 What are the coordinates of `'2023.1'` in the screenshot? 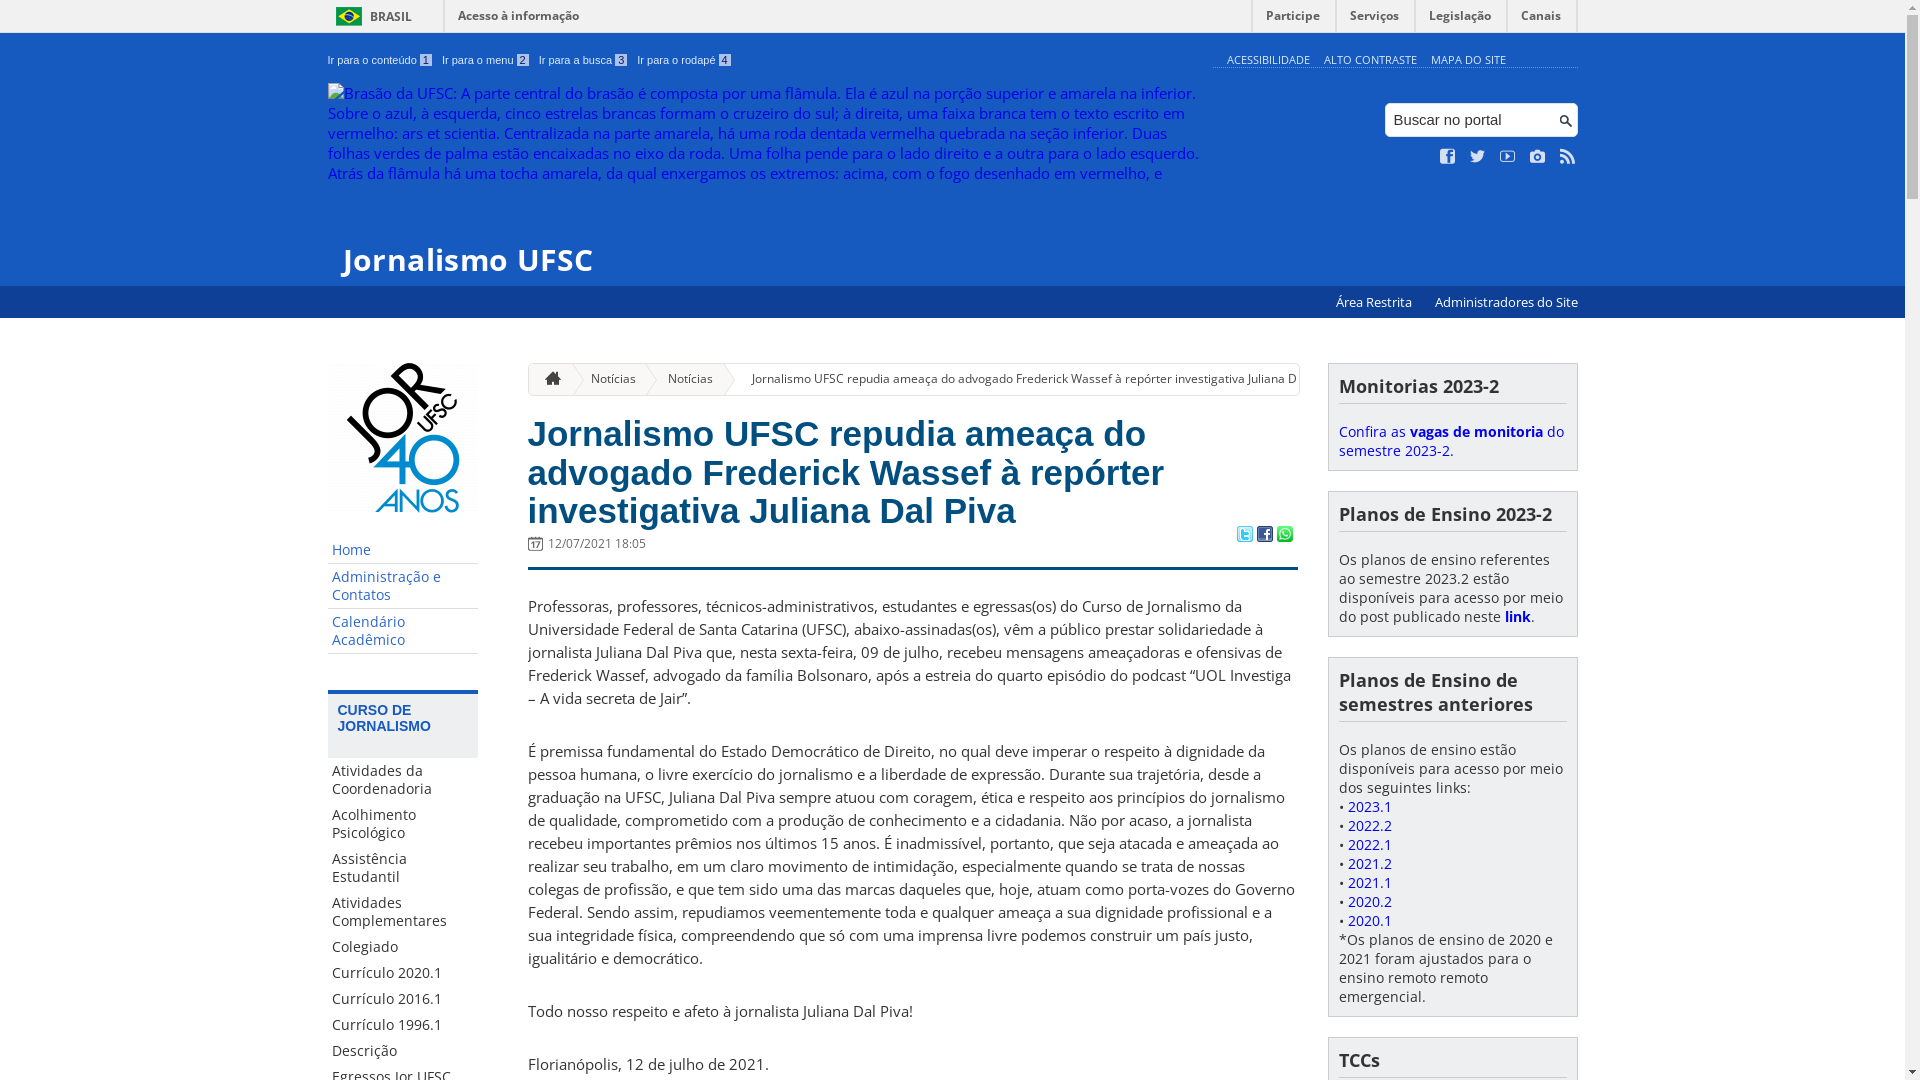 It's located at (1368, 805).